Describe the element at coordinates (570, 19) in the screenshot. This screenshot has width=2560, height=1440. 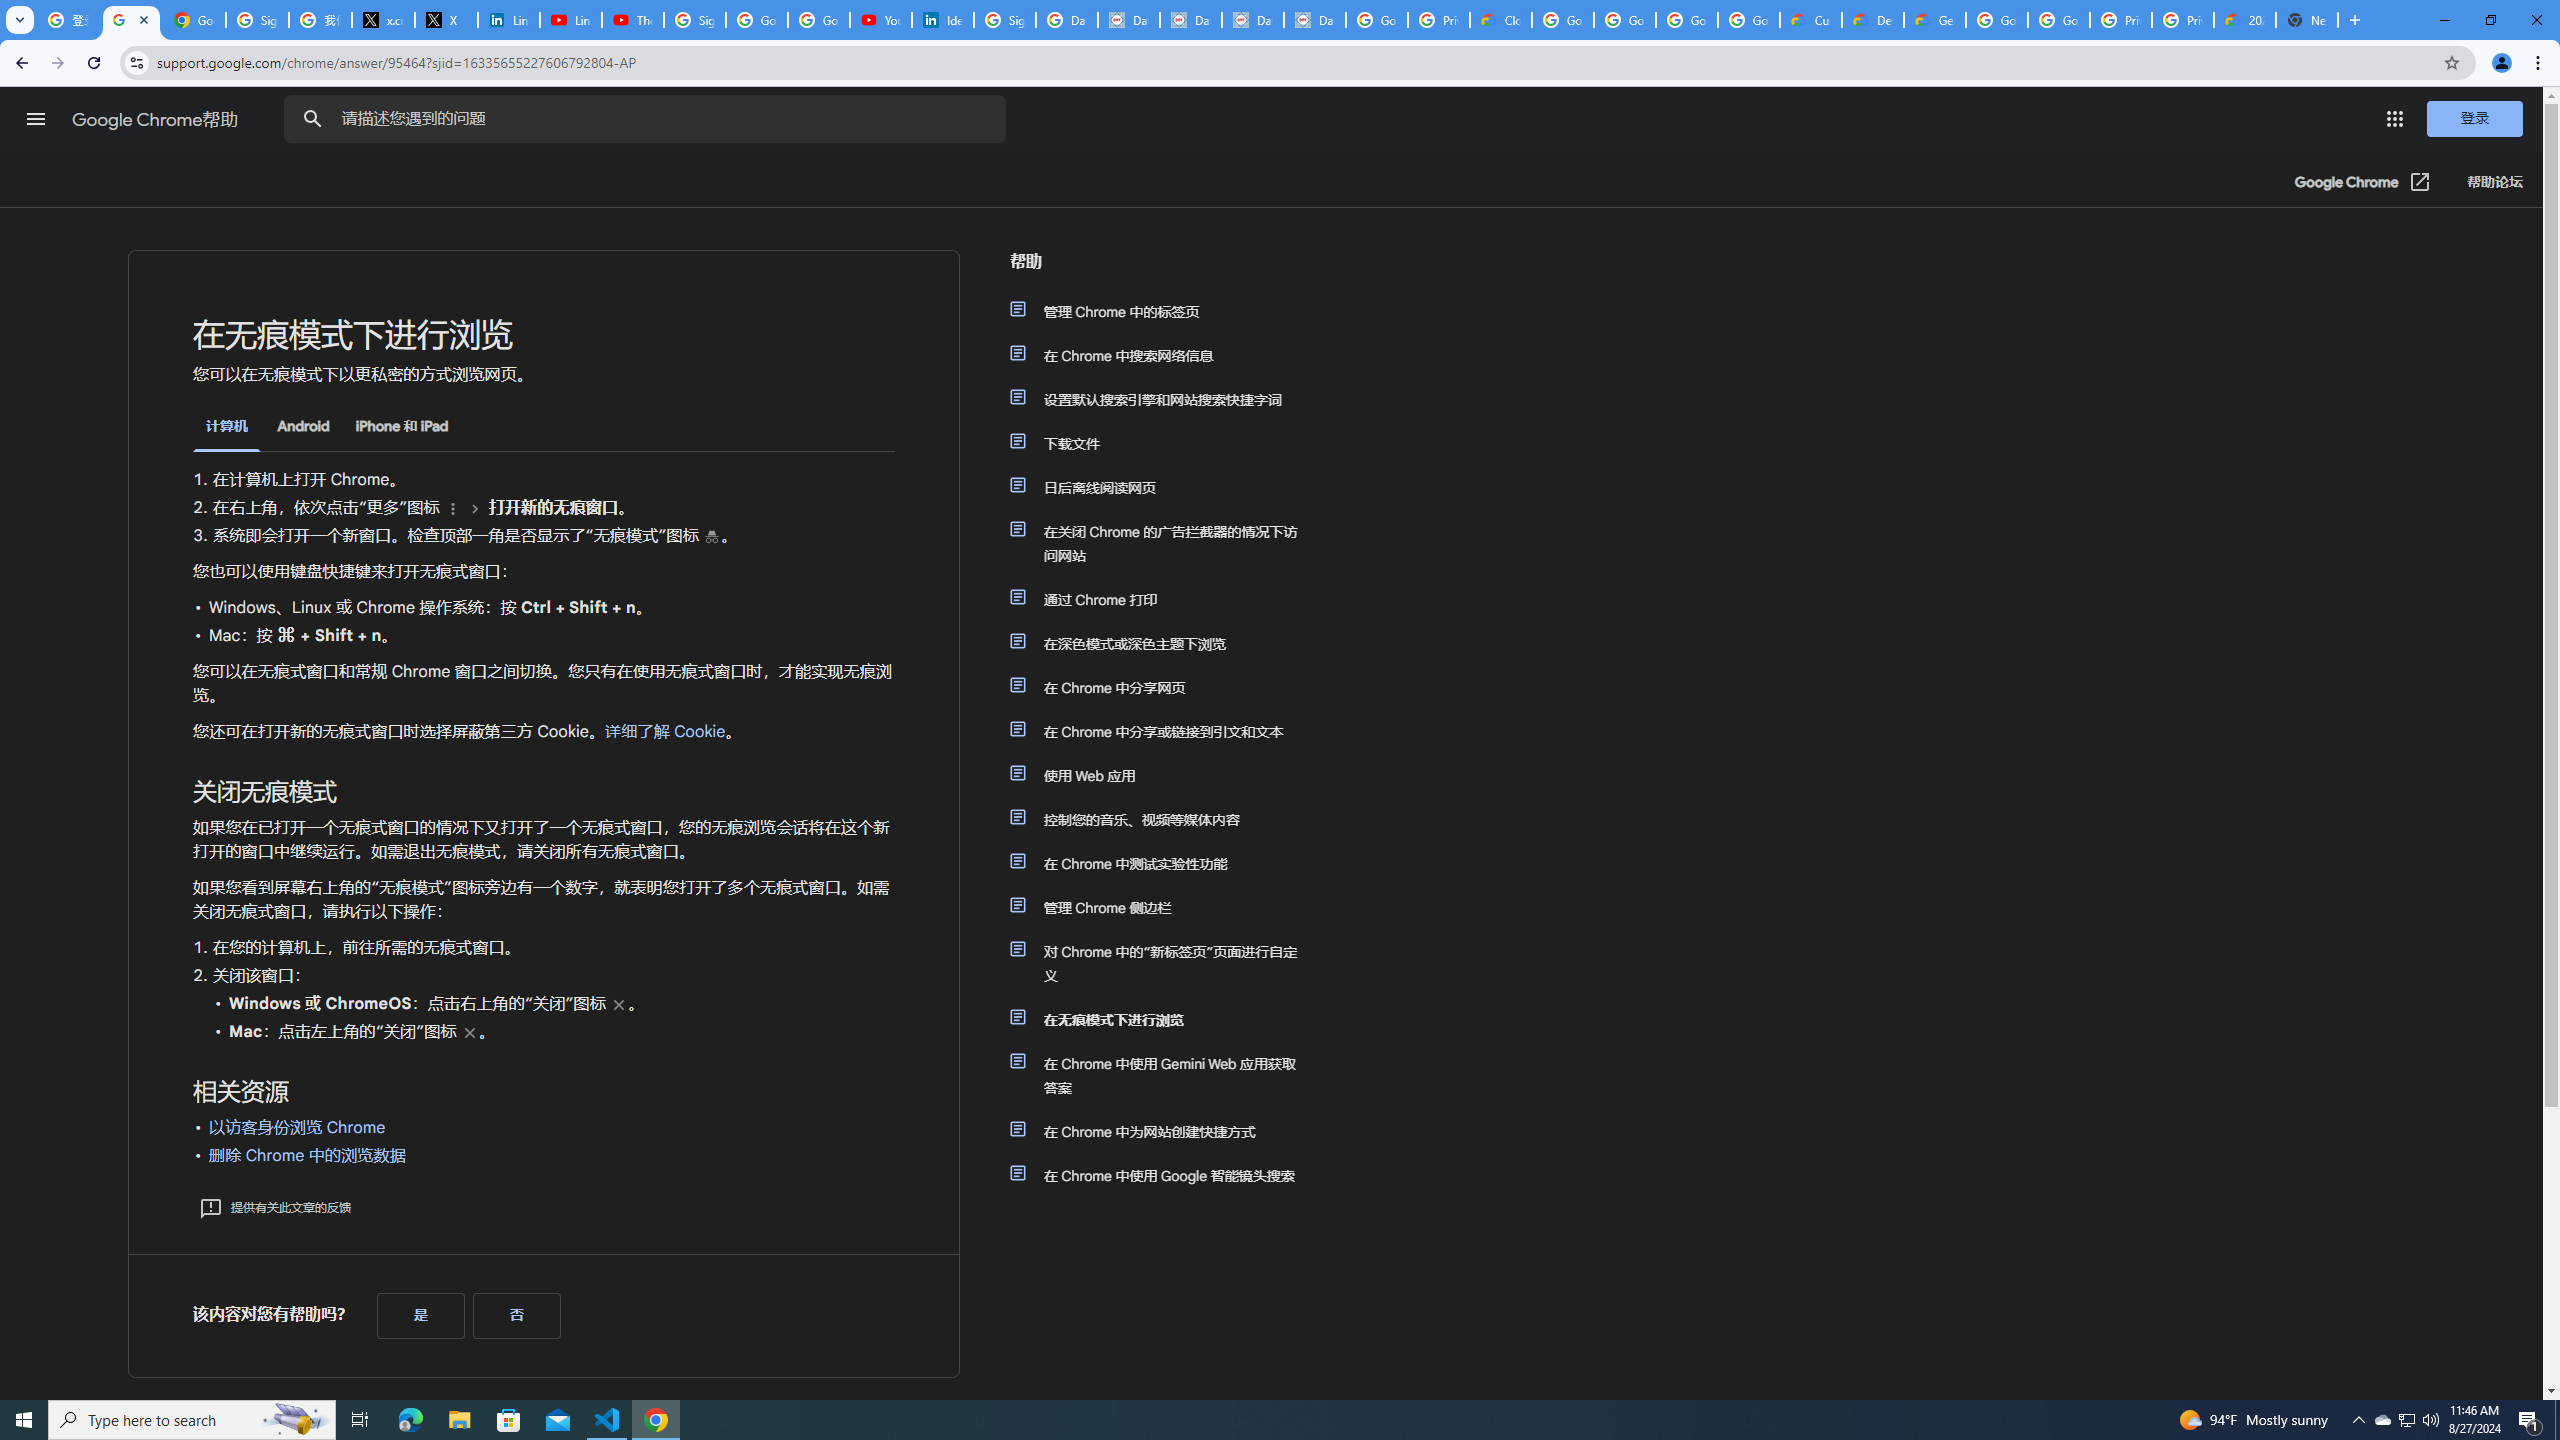
I see `'LinkedIn - YouTube'` at that location.